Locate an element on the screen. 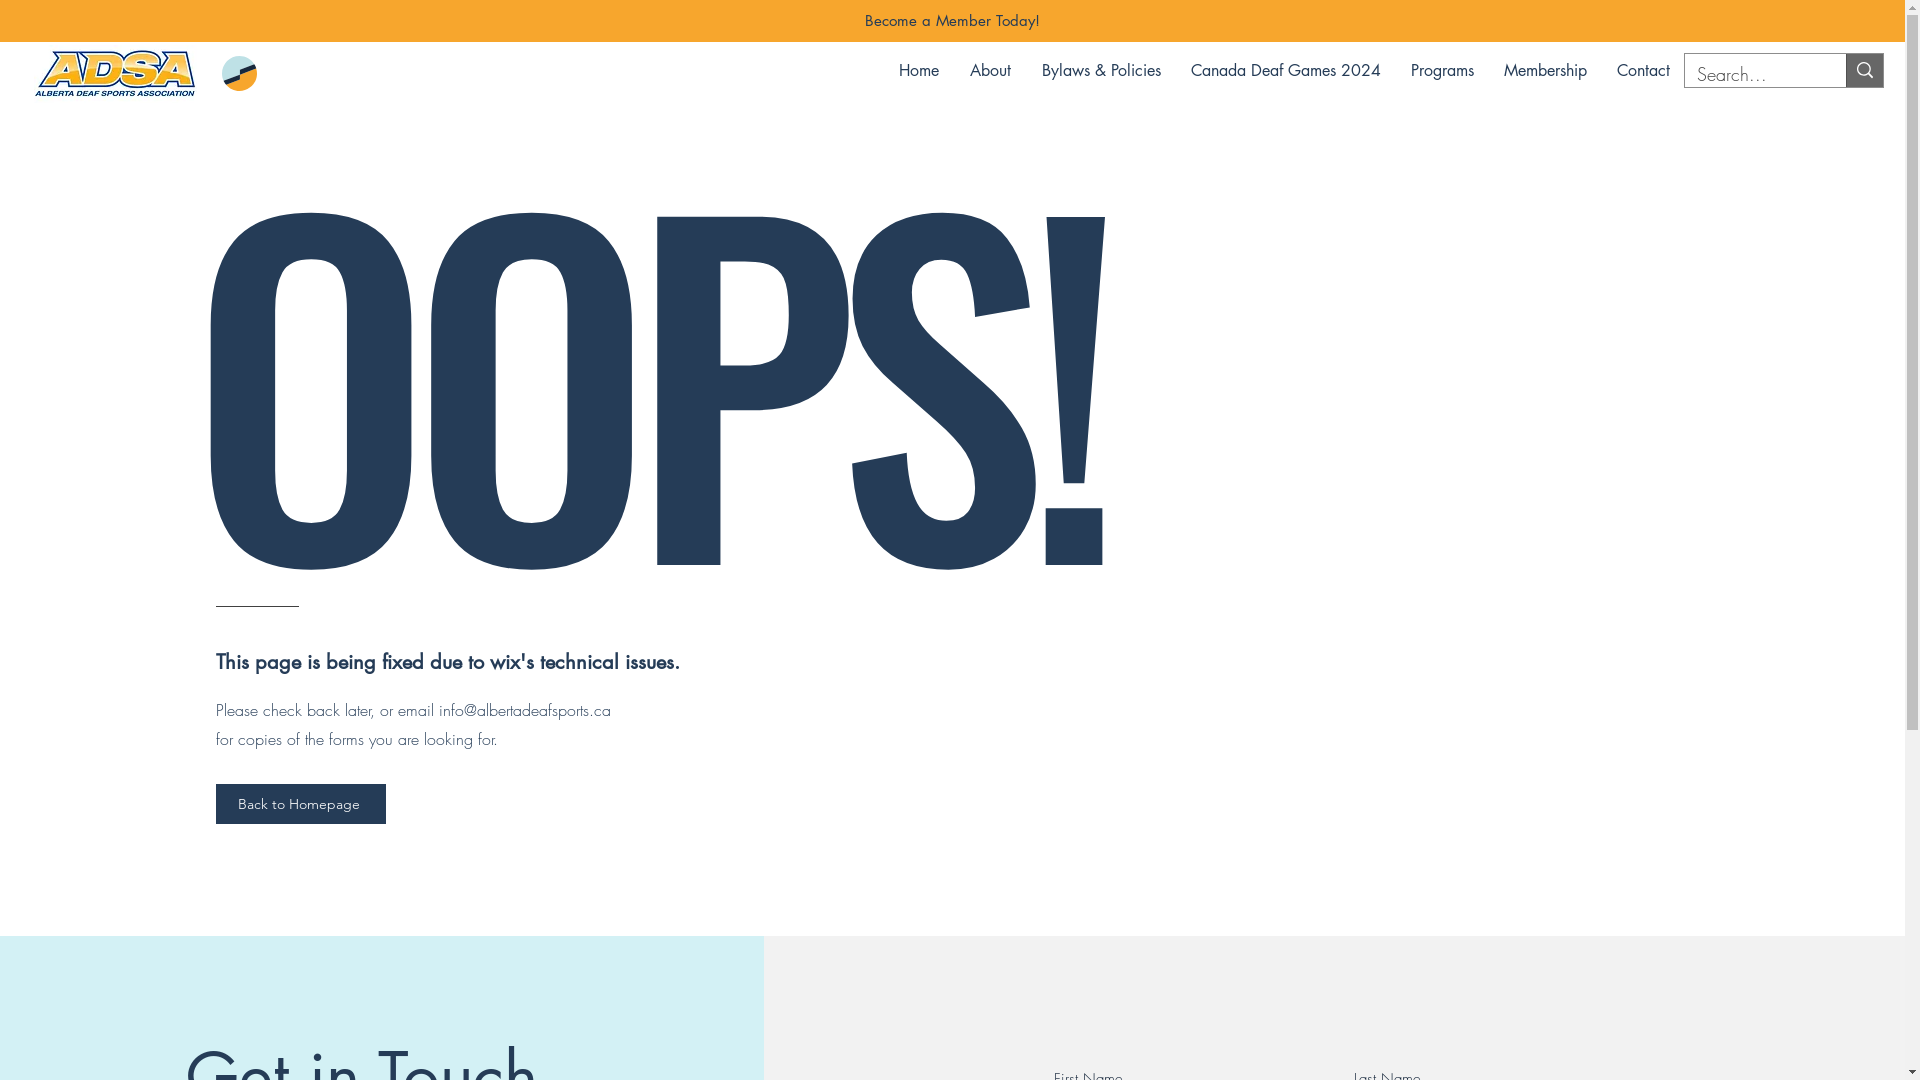  'Membership' is located at coordinates (1544, 69).